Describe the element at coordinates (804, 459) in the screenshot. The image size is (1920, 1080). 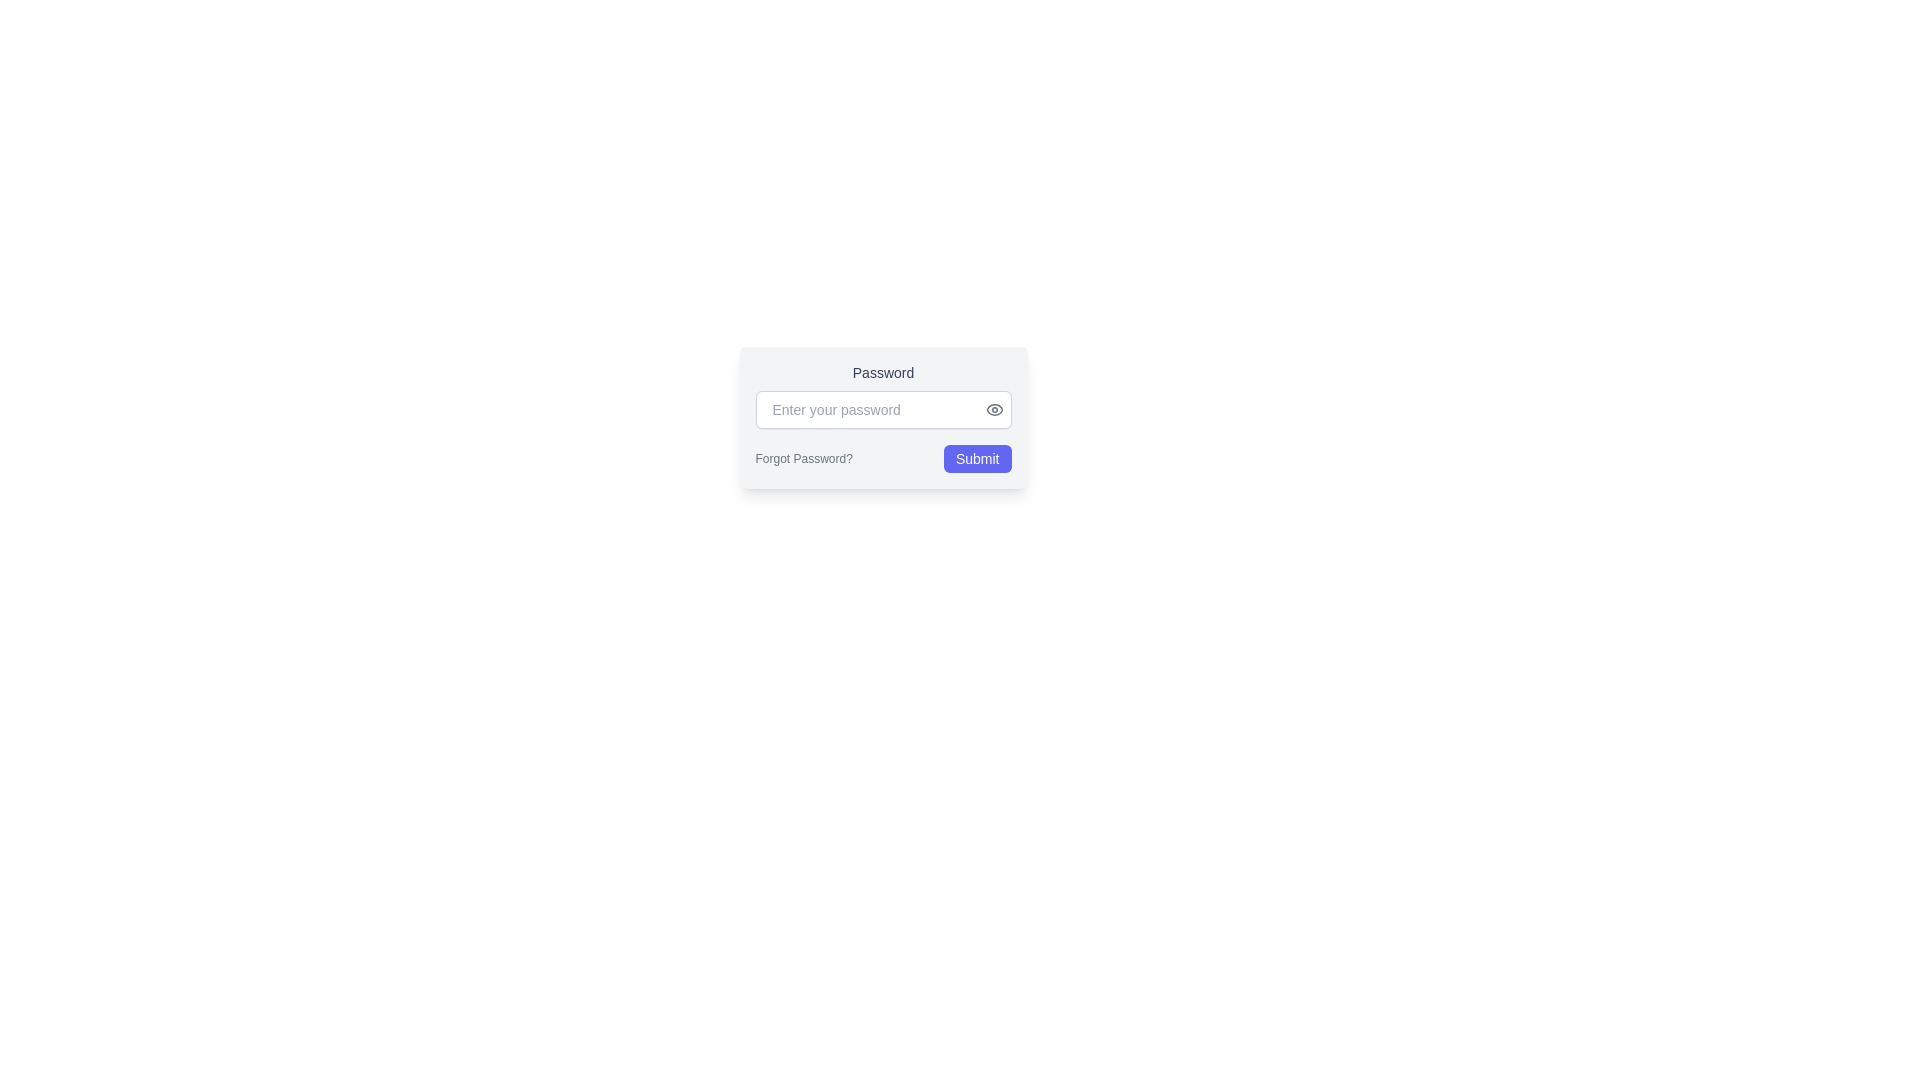
I see `the password recovery button located to the left of the 'Submit' button` at that location.